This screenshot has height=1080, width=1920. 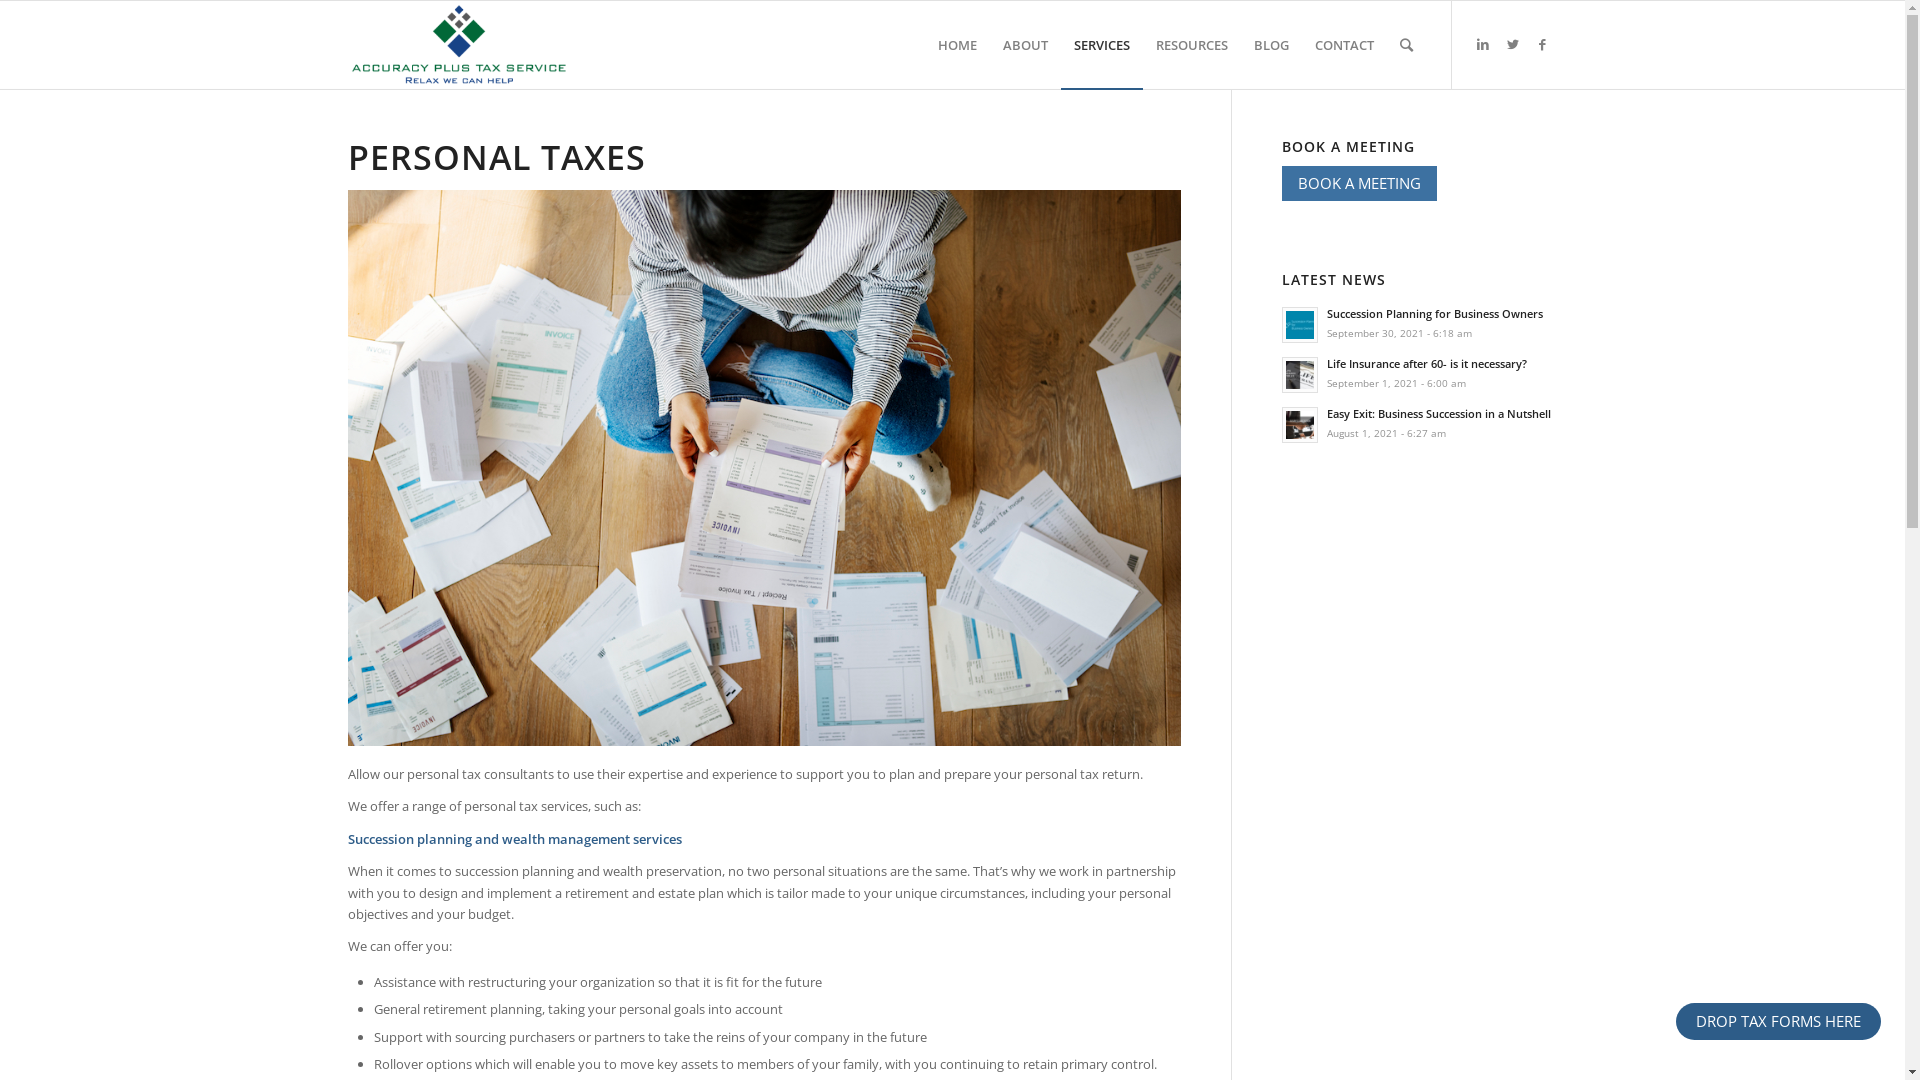 What do you see at coordinates (1190, 45) in the screenshot?
I see `'RESOURCES'` at bounding box center [1190, 45].